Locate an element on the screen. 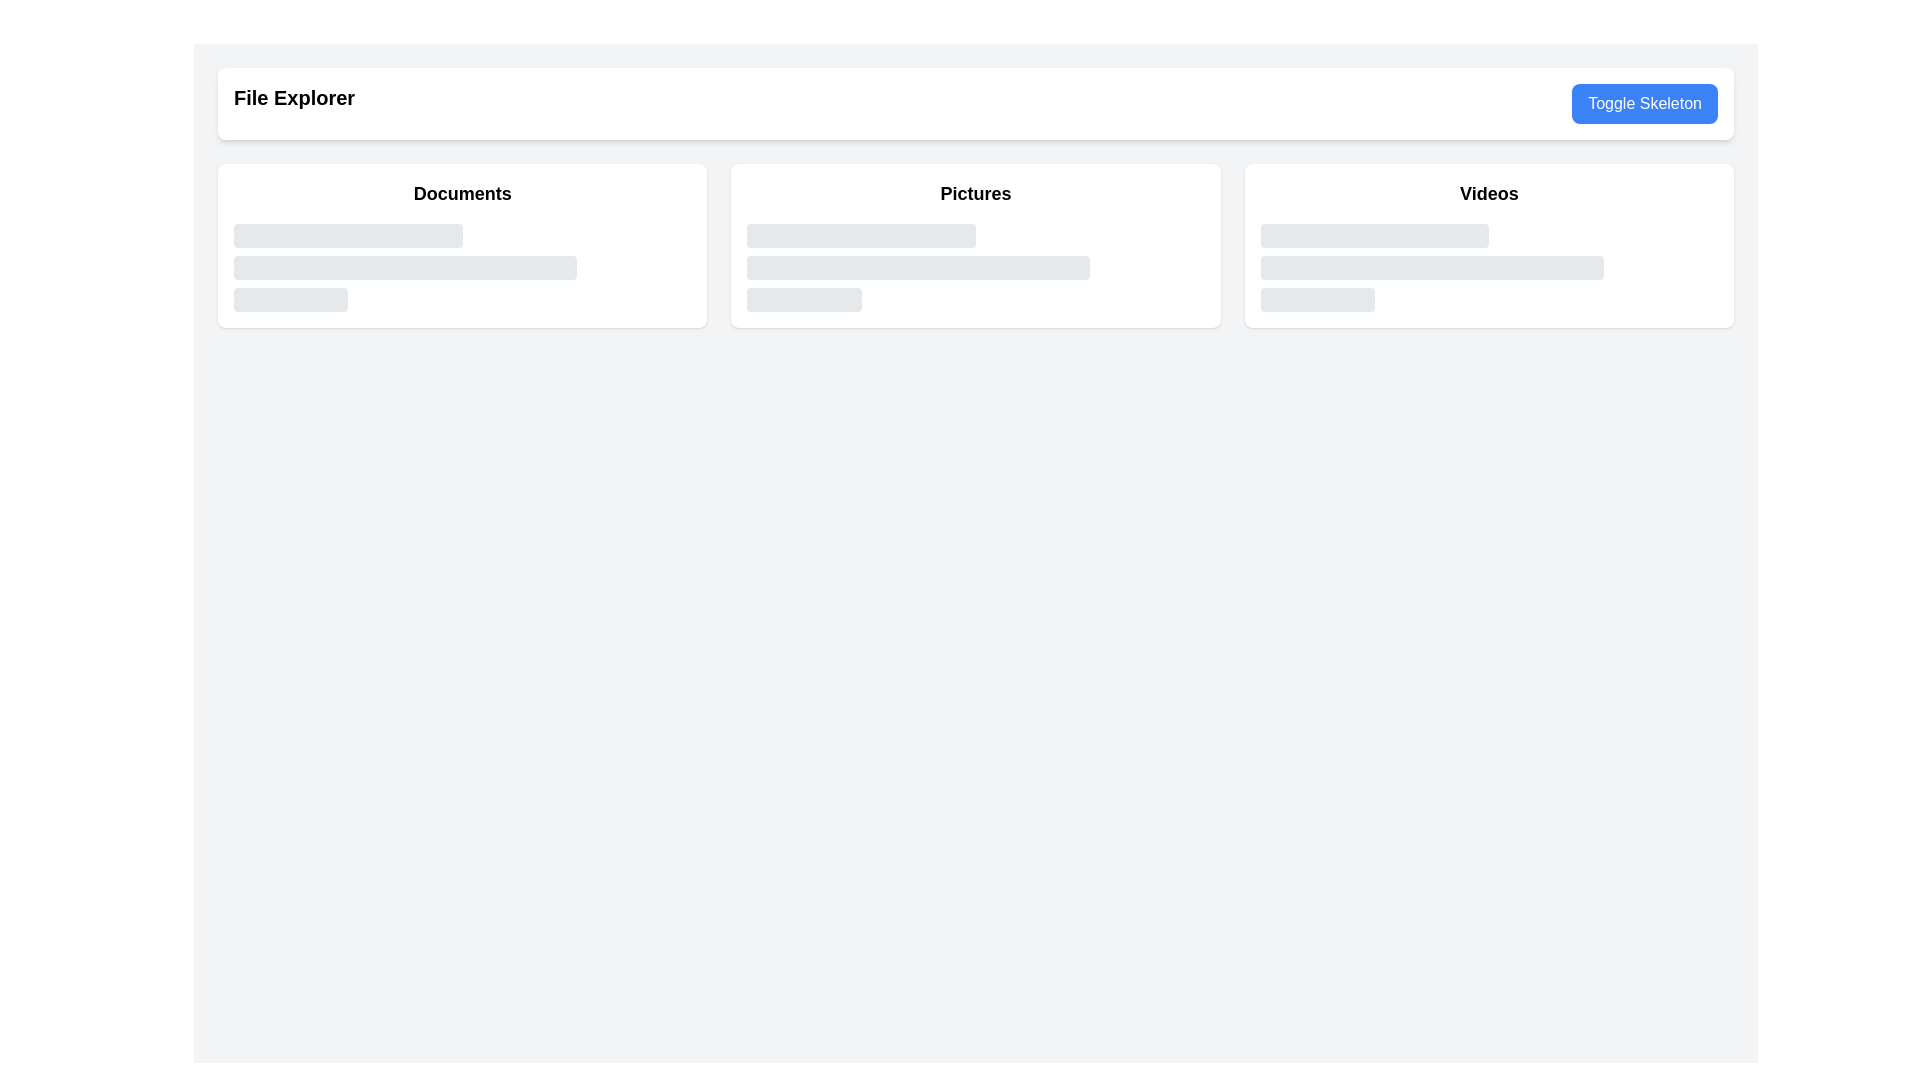  the 'Videos' card located on the rightmost side of the second row is located at coordinates (1489, 245).